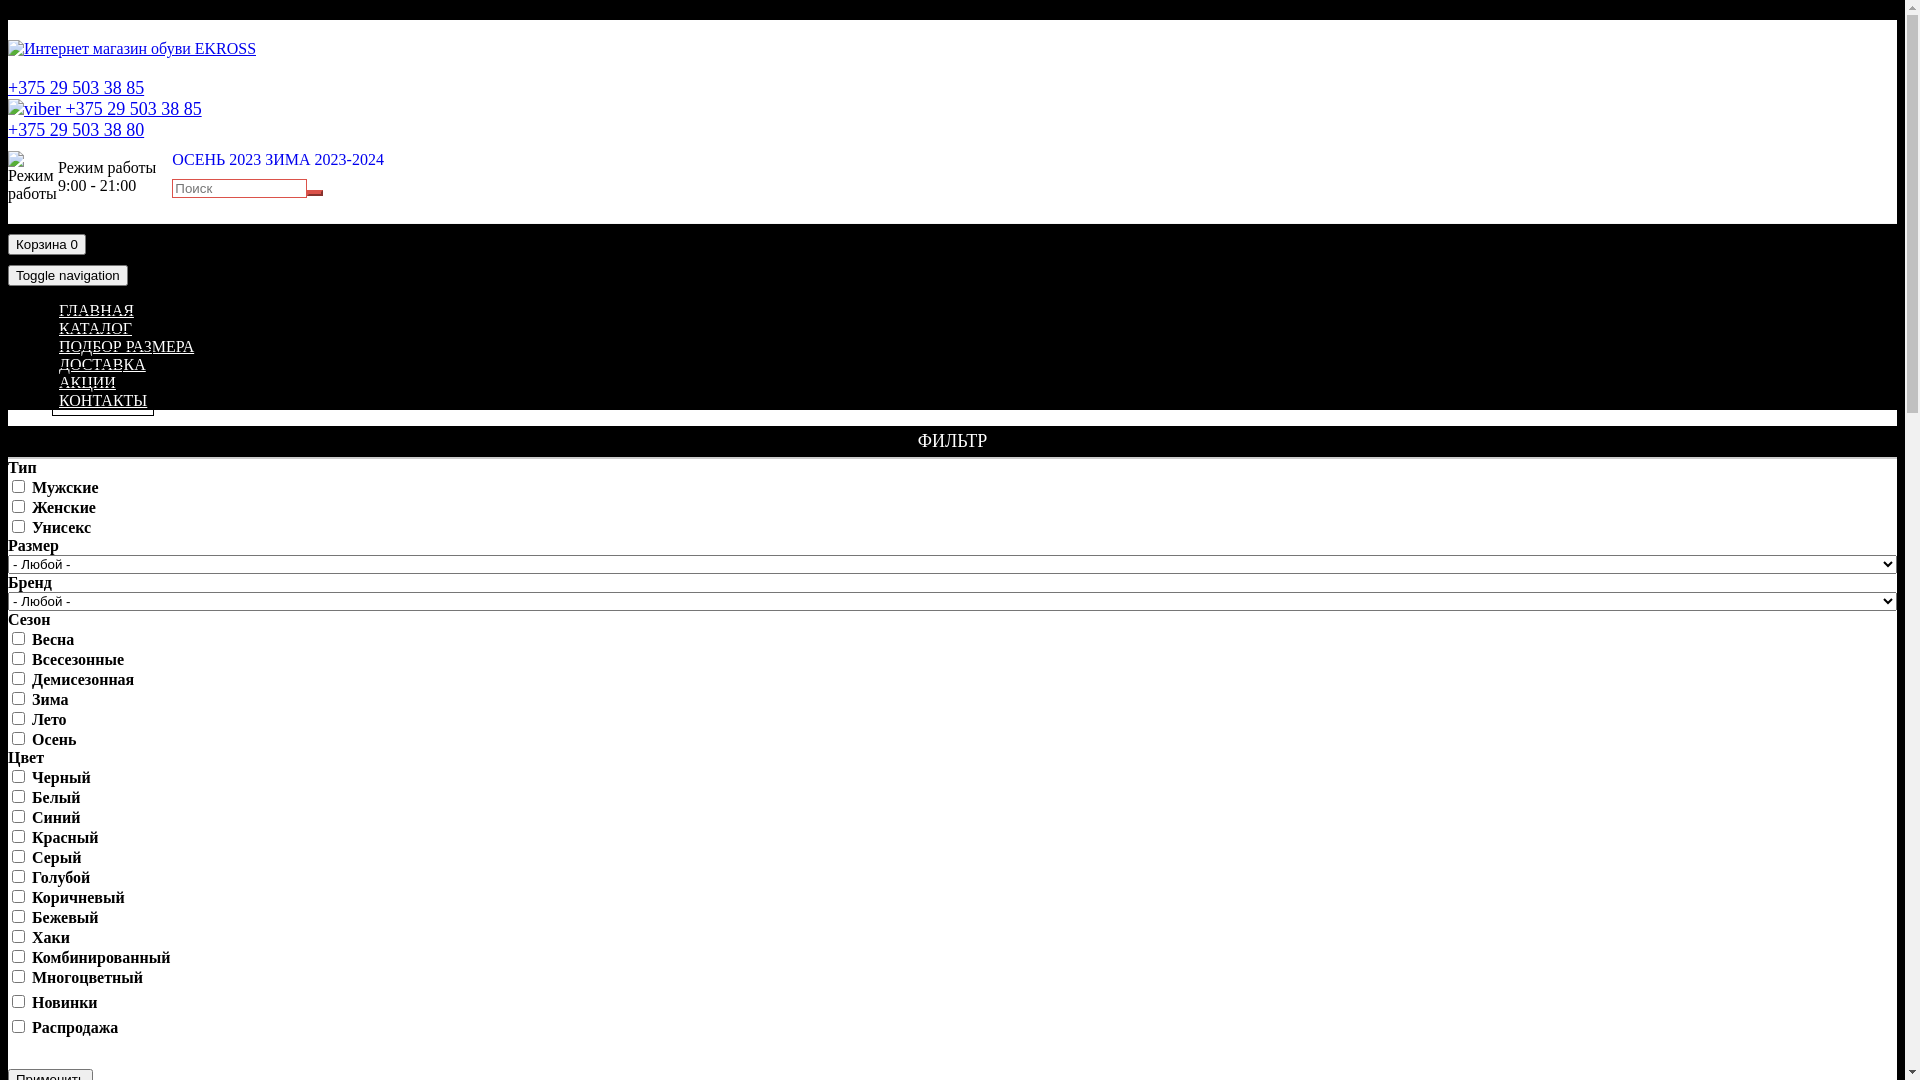  Describe the element at coordinates (76, 87) in the screenshot. I see `'+375 29 503 38 85'` at that location.